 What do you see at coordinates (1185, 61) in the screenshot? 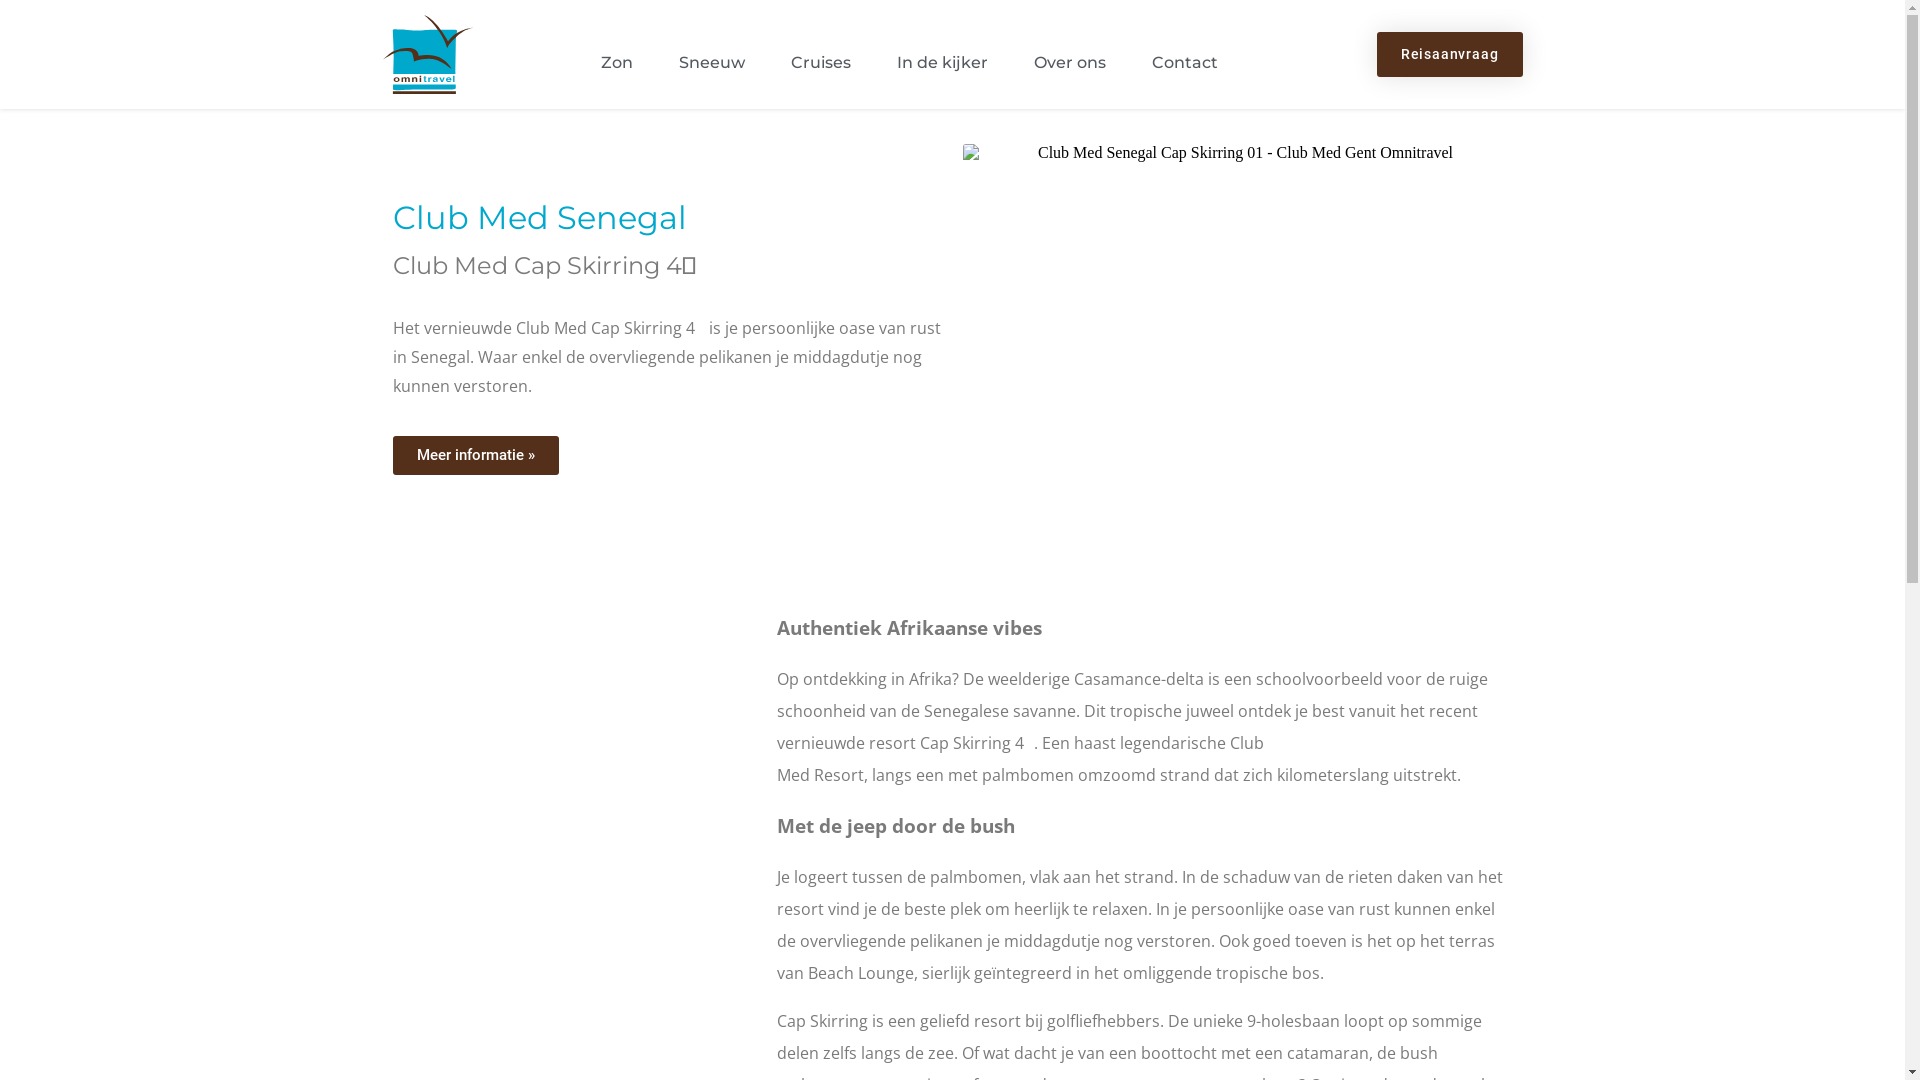
I see `'Contact'` at bounding box center [1185, 61].